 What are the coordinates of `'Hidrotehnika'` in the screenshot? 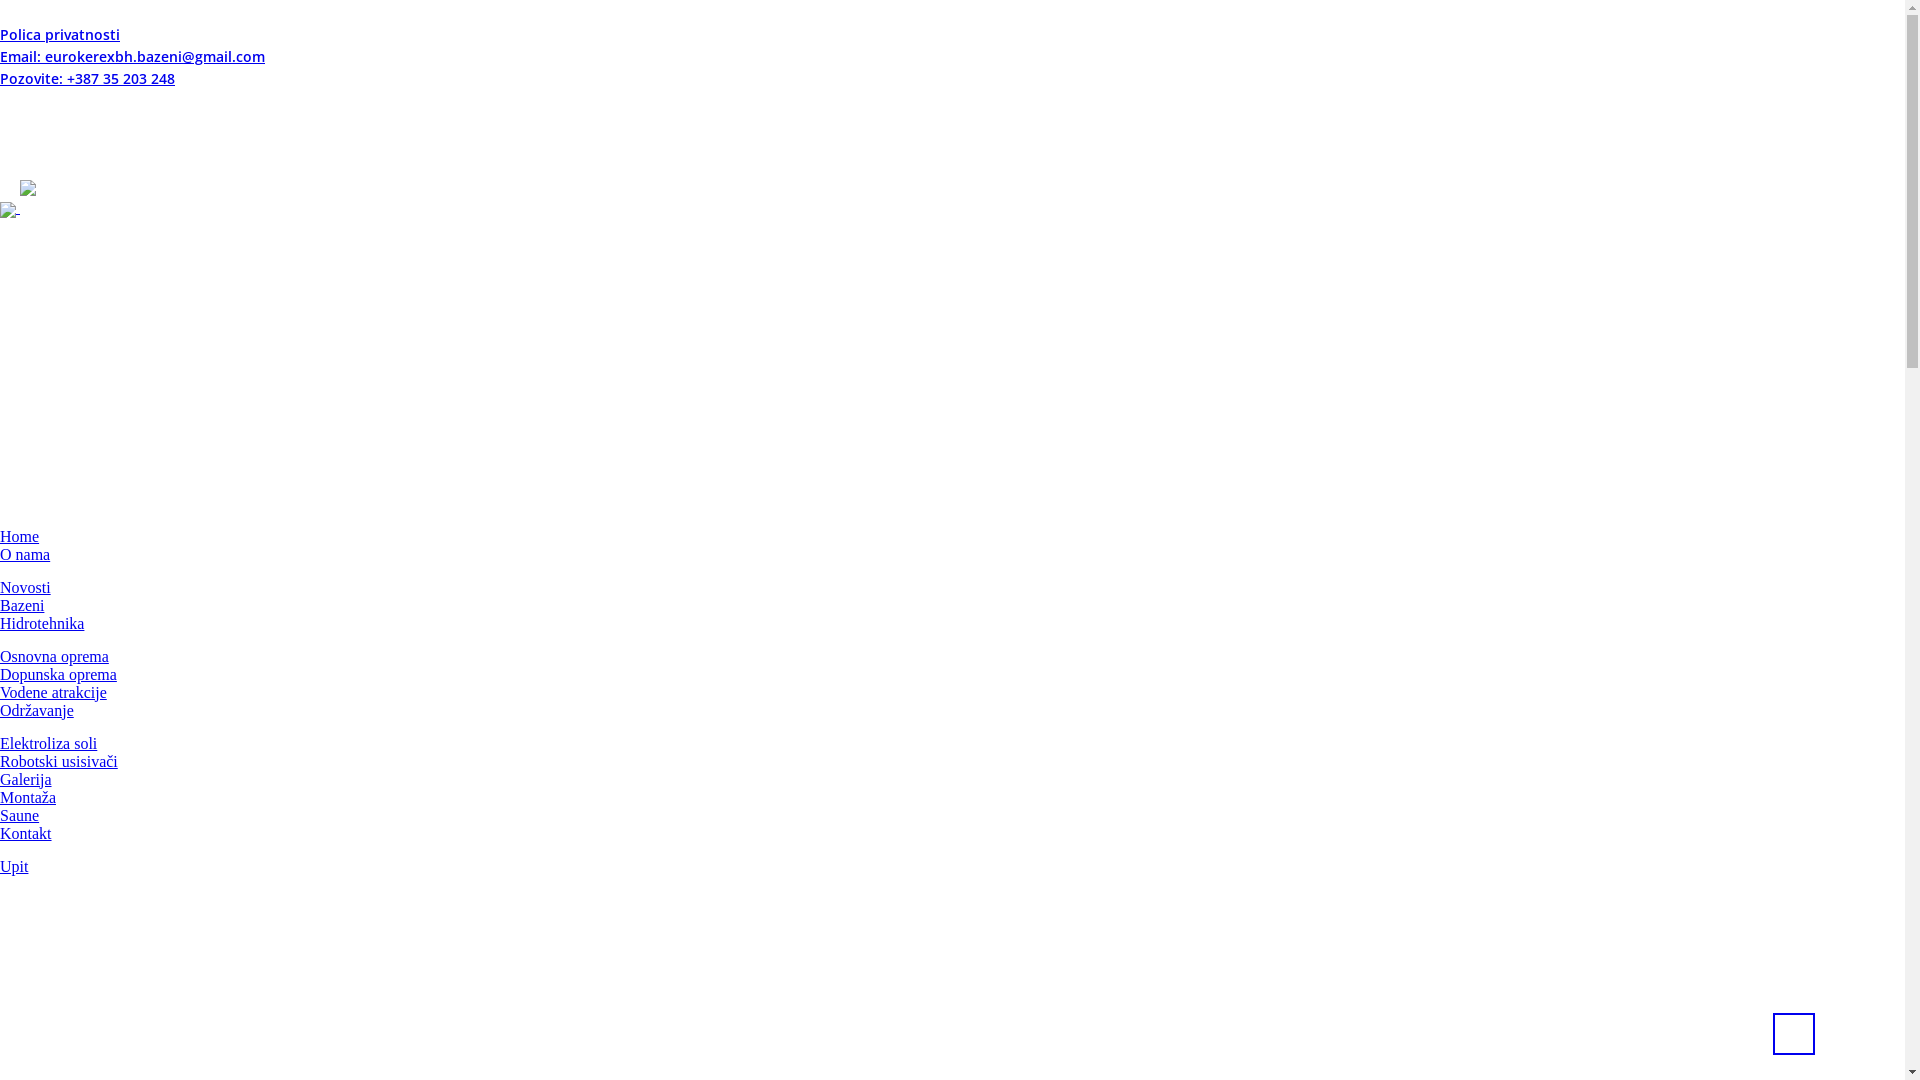 It's located at (42, 621).